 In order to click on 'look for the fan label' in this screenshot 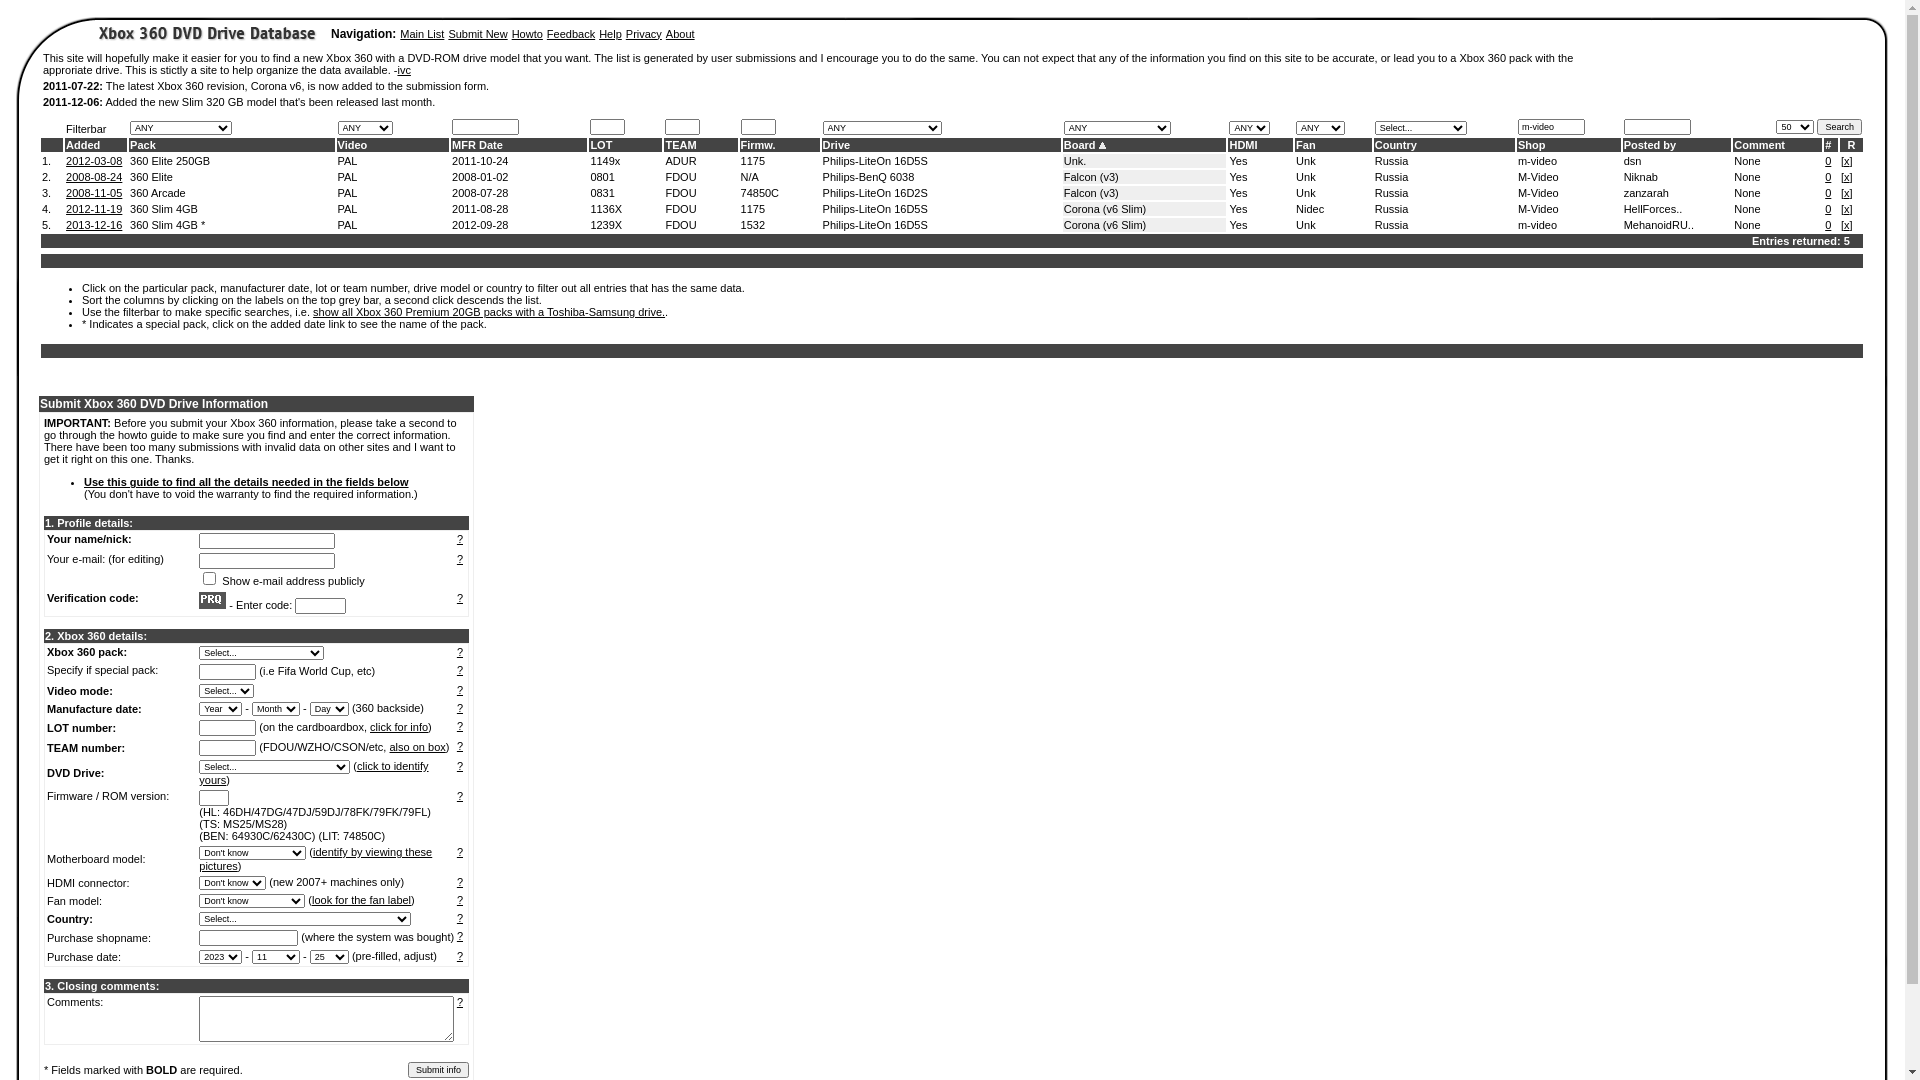, I will do `click(361, 898)`.